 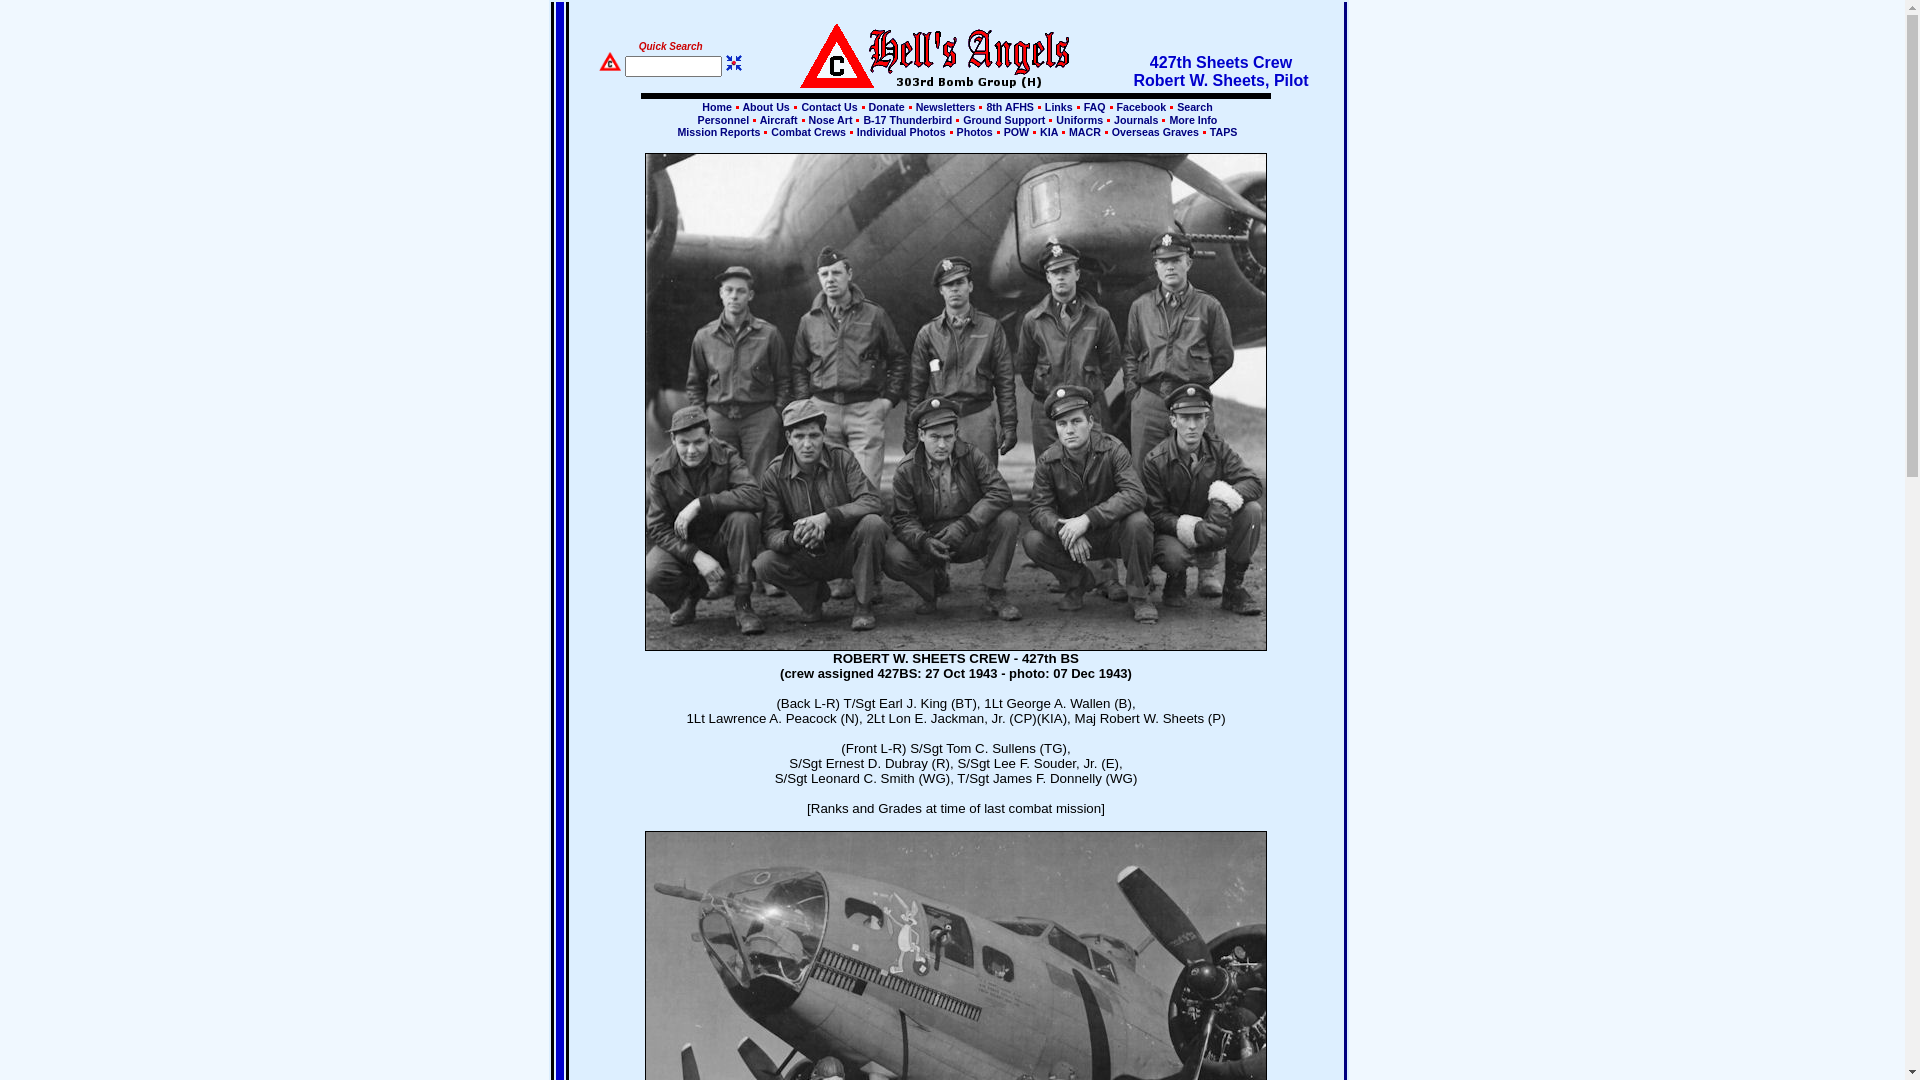 What do you see at coordinates (1136, 119) in the screenshot?
I see `'Journals'` at bounding box center [1136, 119].